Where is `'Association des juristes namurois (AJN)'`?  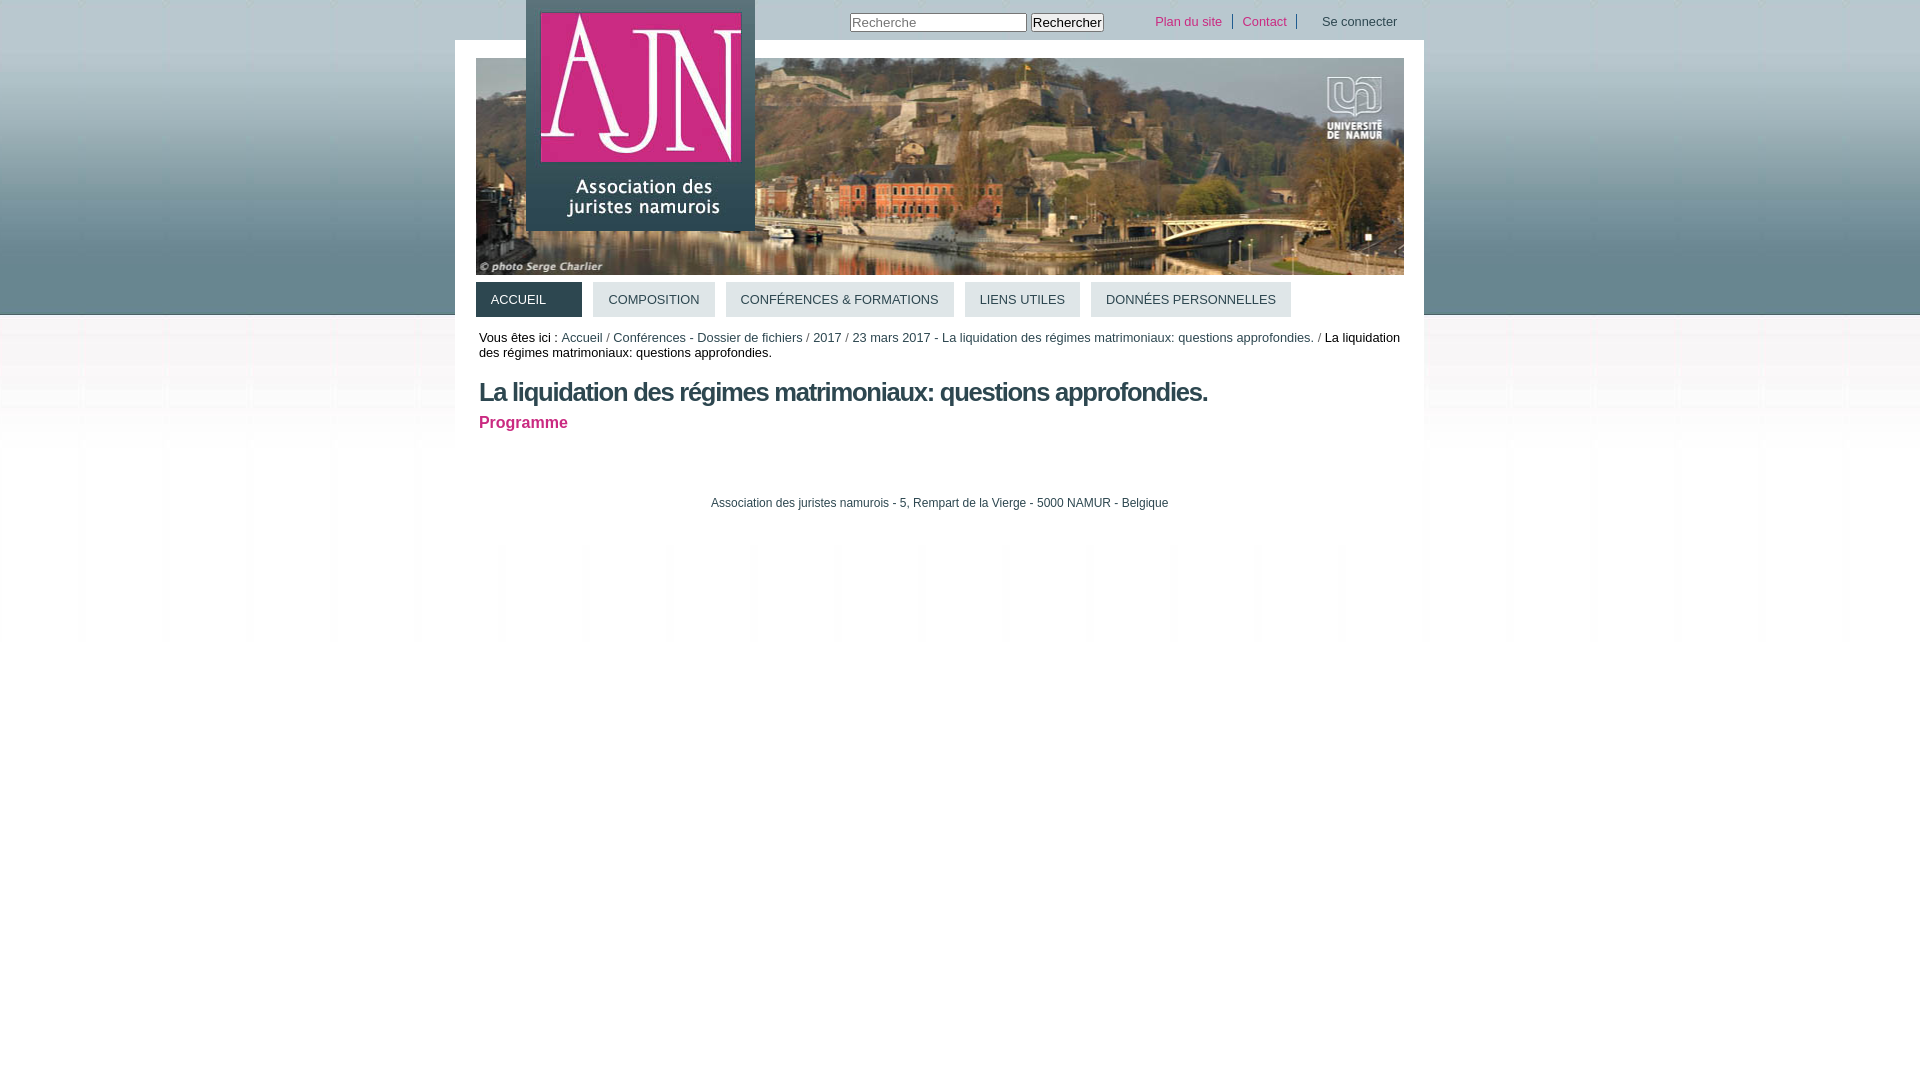
'Association des juristes namurois (AJN)' is located at coordinates (640, 115).